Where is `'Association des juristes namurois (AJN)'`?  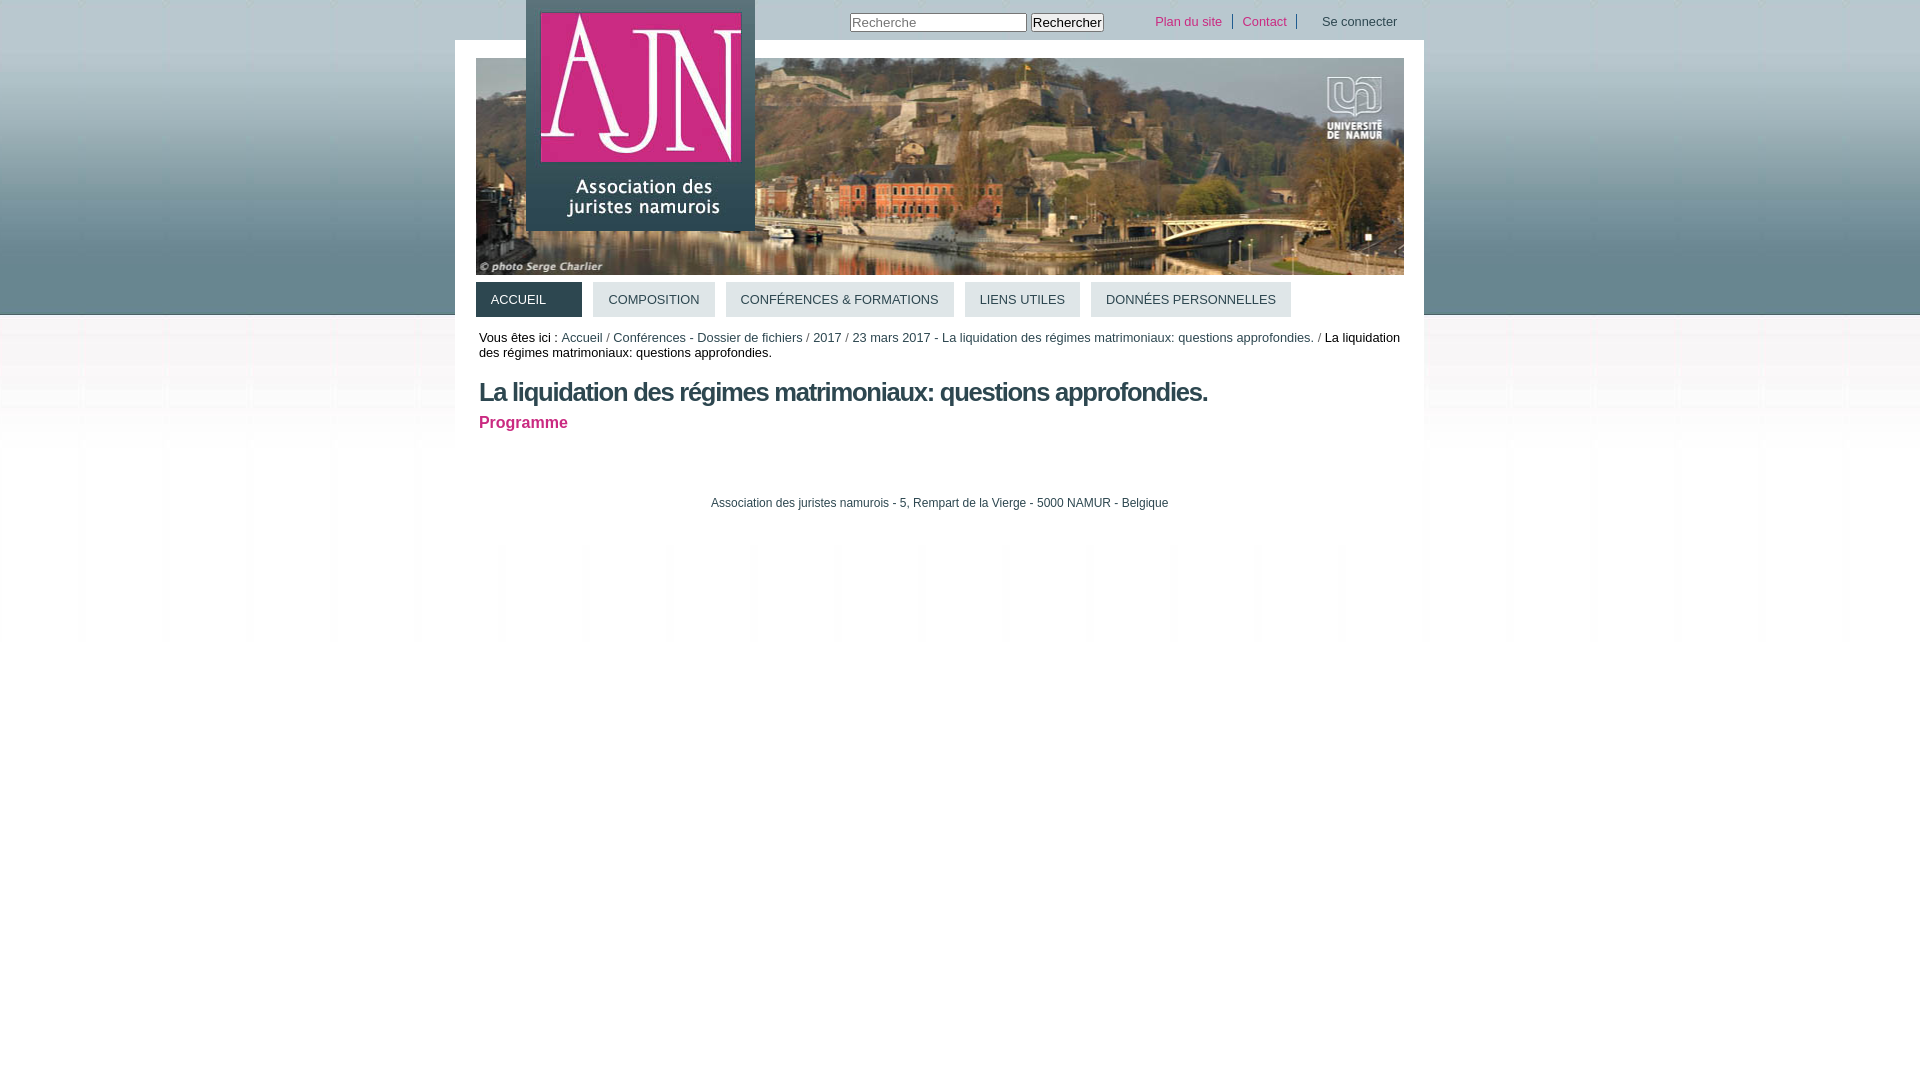
'Association des juristes namurois (AJN)' is located at coordinates (640, 115).